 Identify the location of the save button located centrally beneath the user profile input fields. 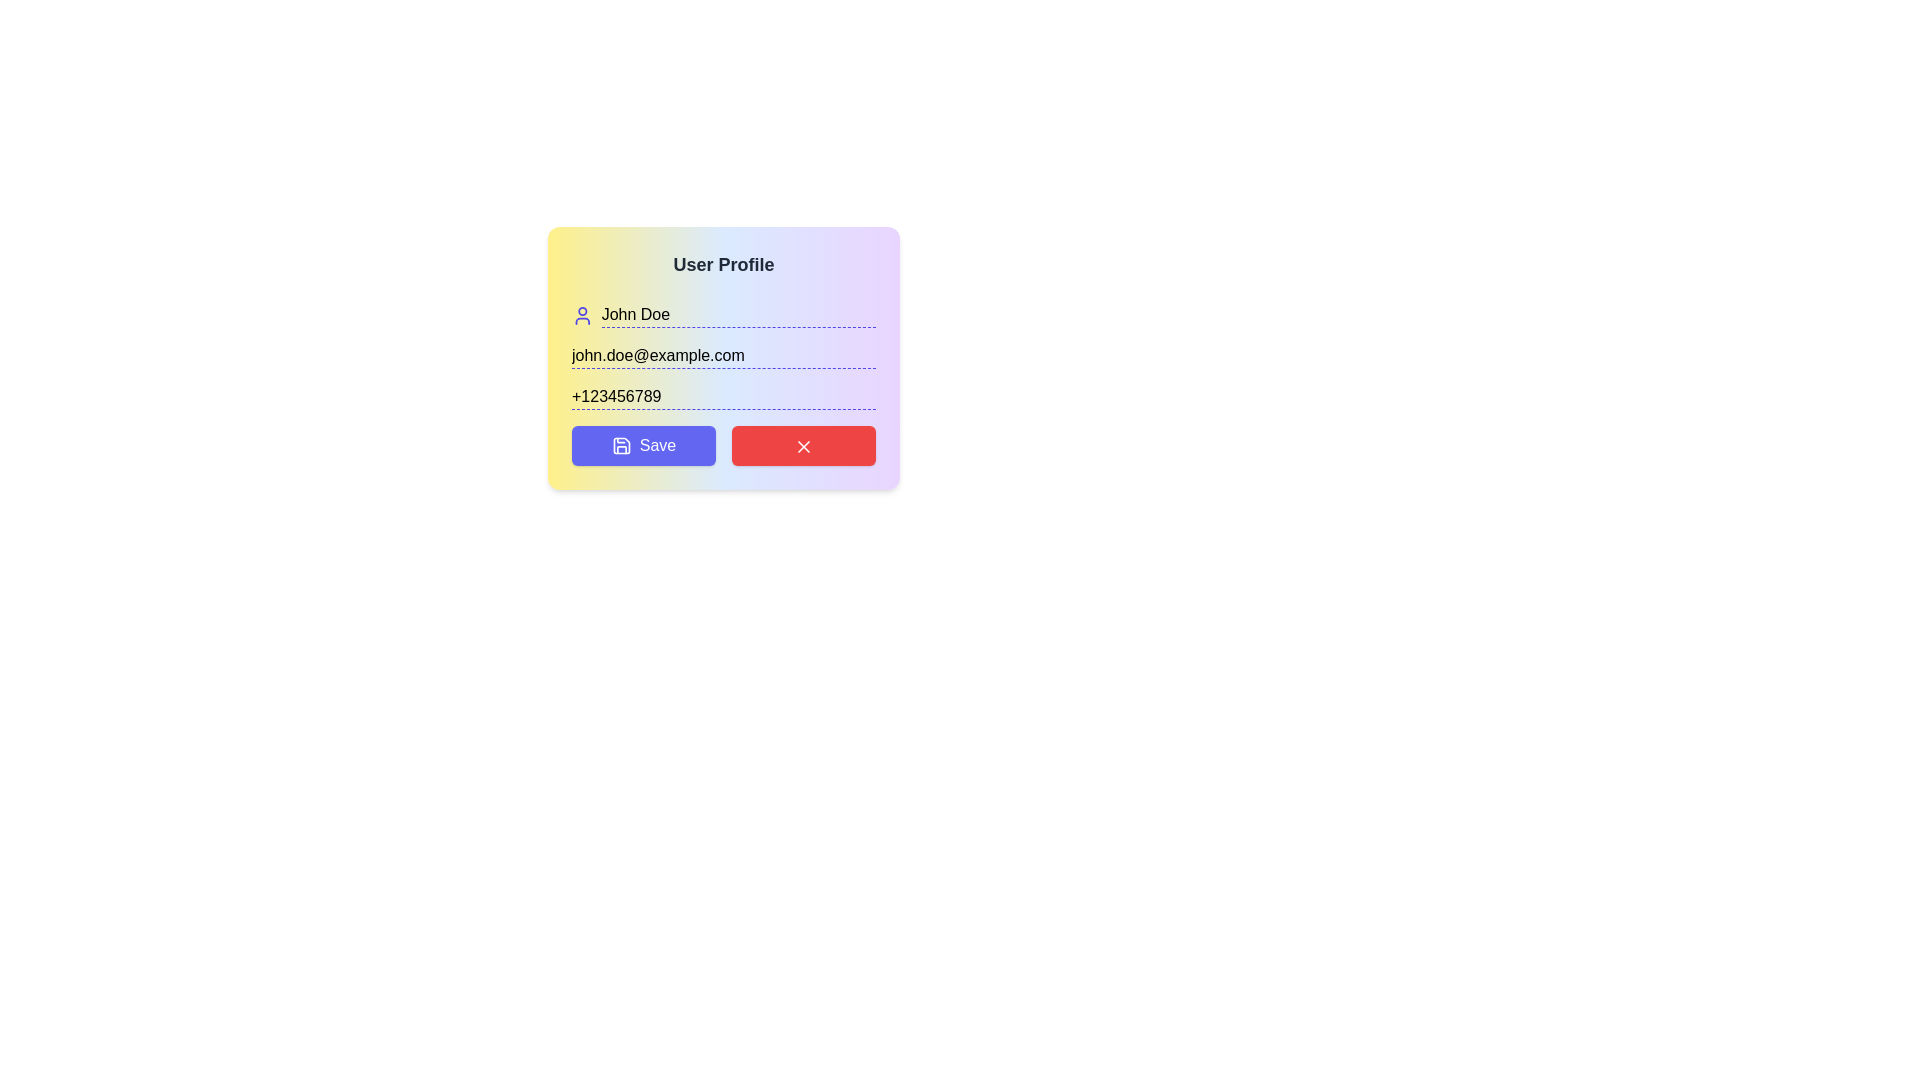
(643, 445).